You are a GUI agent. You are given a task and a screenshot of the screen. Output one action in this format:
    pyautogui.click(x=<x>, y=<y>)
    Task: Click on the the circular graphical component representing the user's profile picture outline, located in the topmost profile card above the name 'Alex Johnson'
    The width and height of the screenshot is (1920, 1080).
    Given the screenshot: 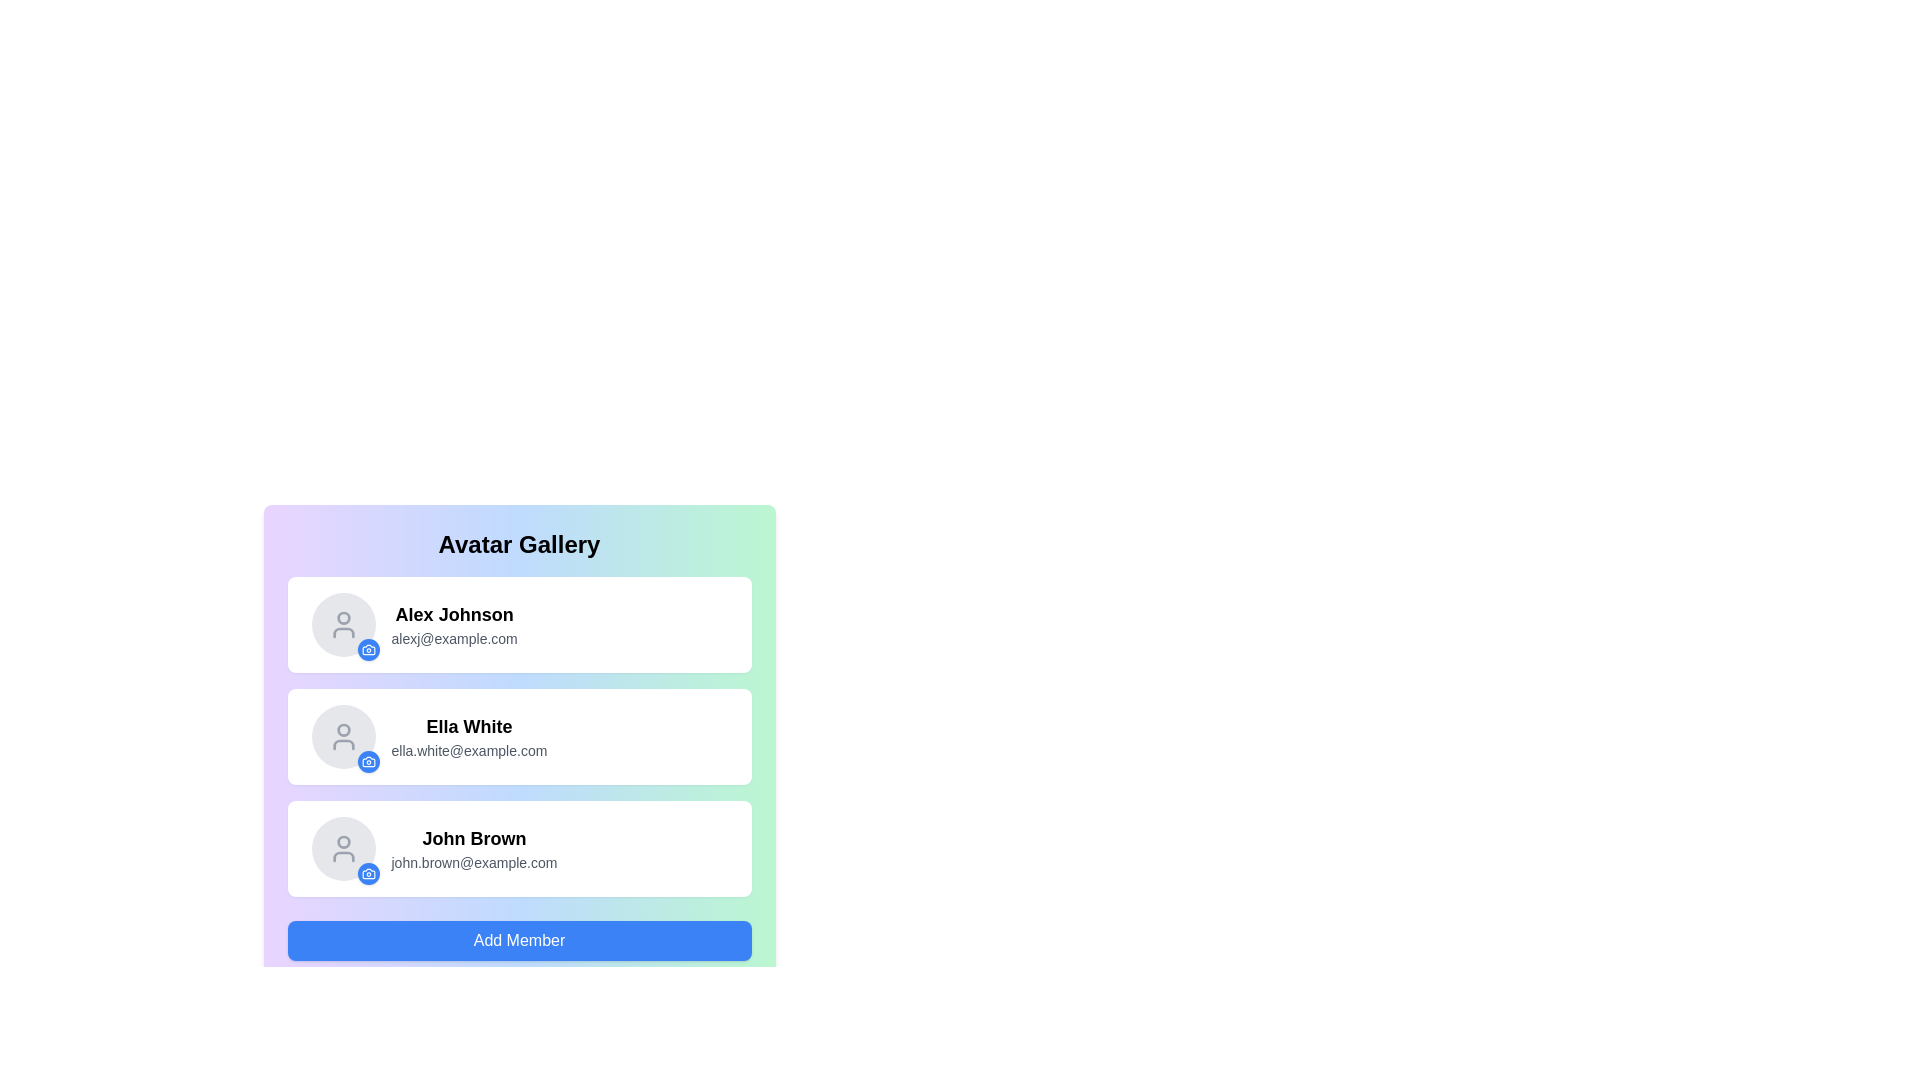 What is the action you would take?
    pyautogui.click(x=343, y=617)
    